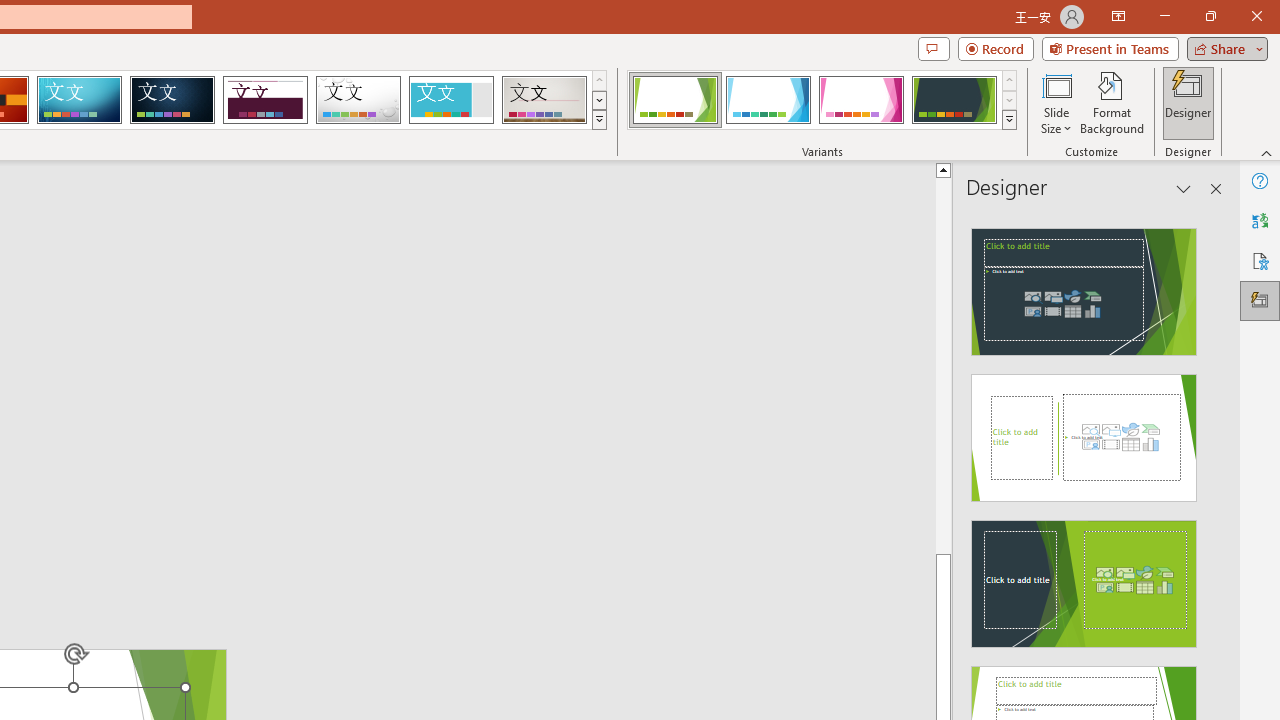  I want to click on 'Recommended Design: Design Idea', so click(1083, 286).